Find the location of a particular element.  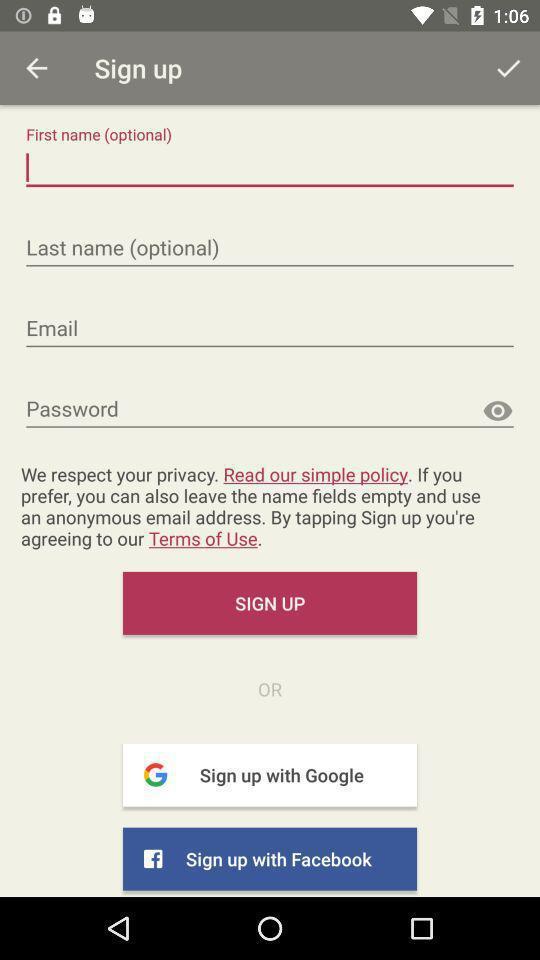

email is located at coordinates (270, 329).